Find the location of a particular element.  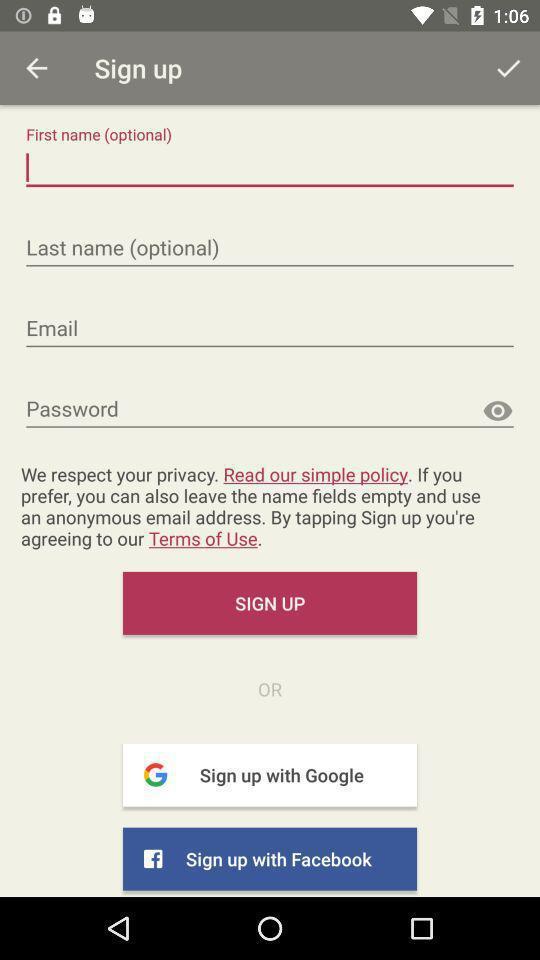

email is located at coordinates (270, 329).